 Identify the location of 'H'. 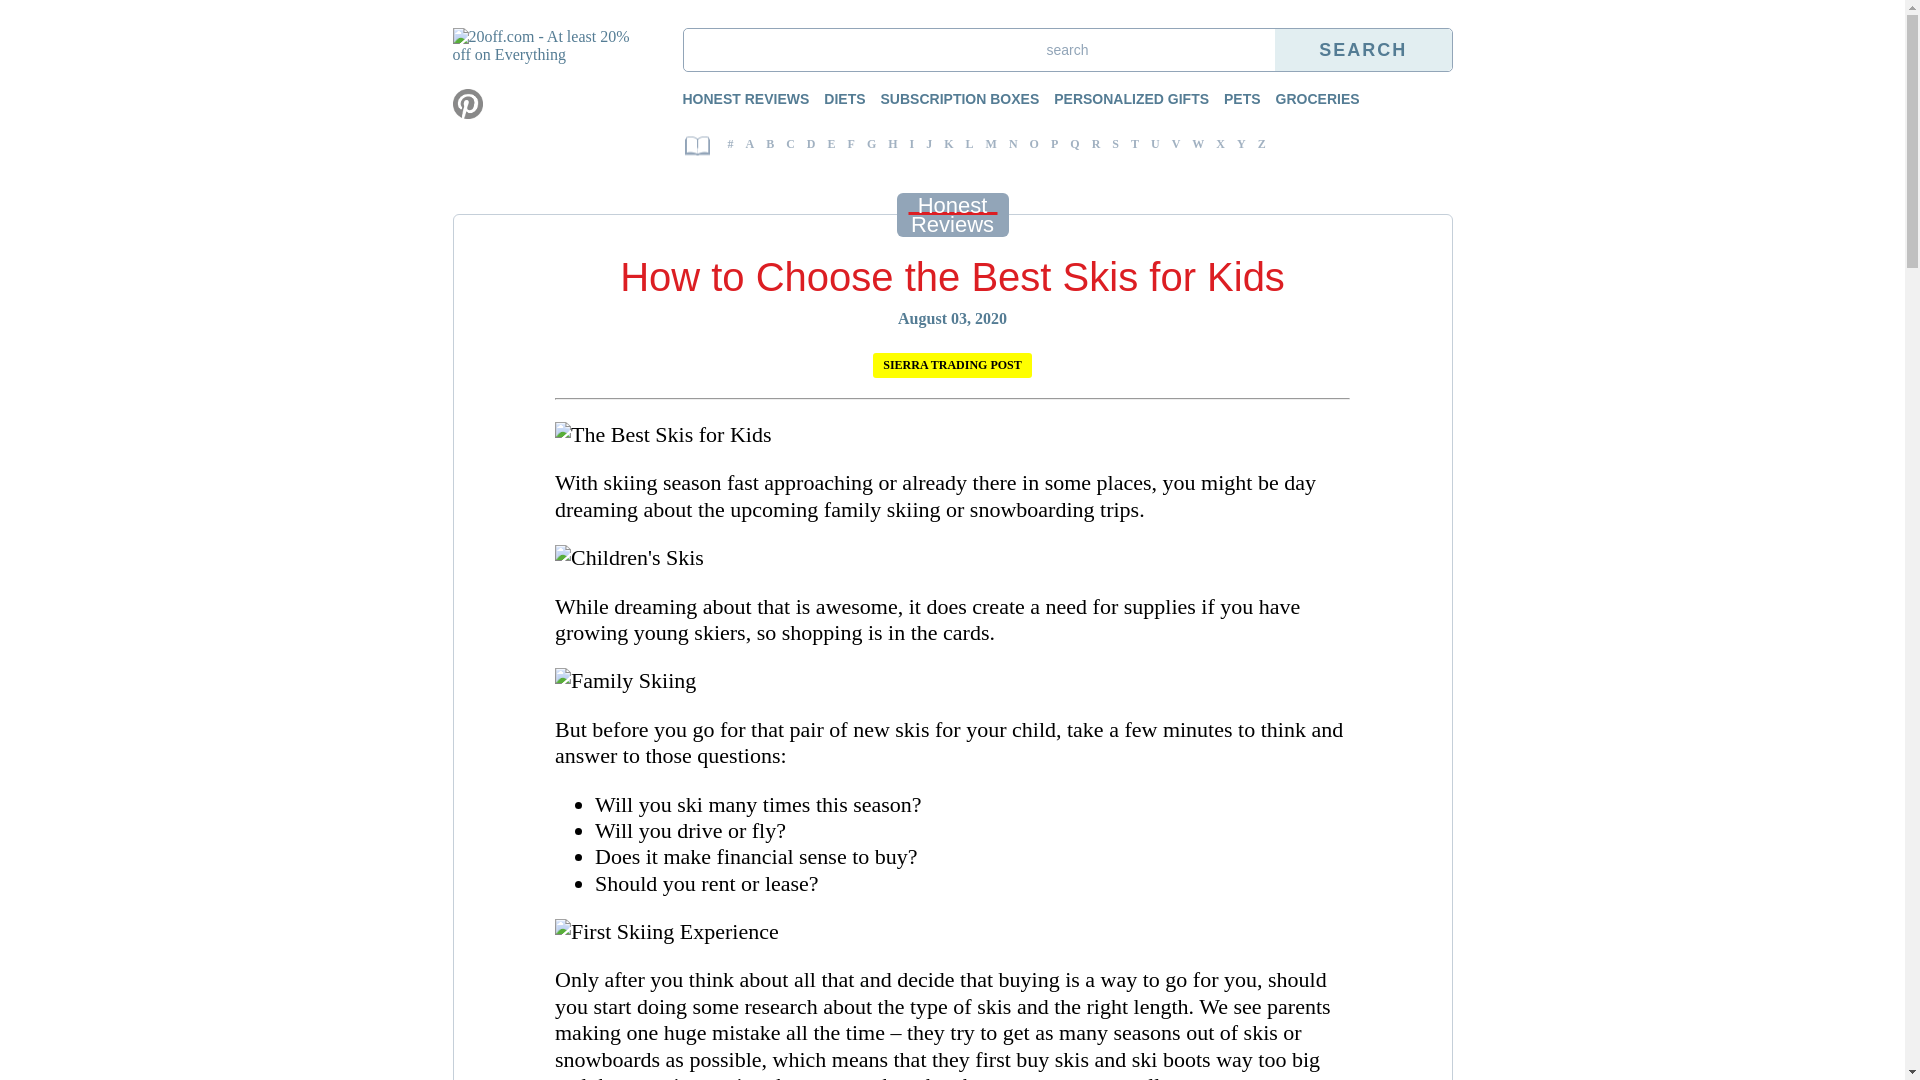
(891, 143).